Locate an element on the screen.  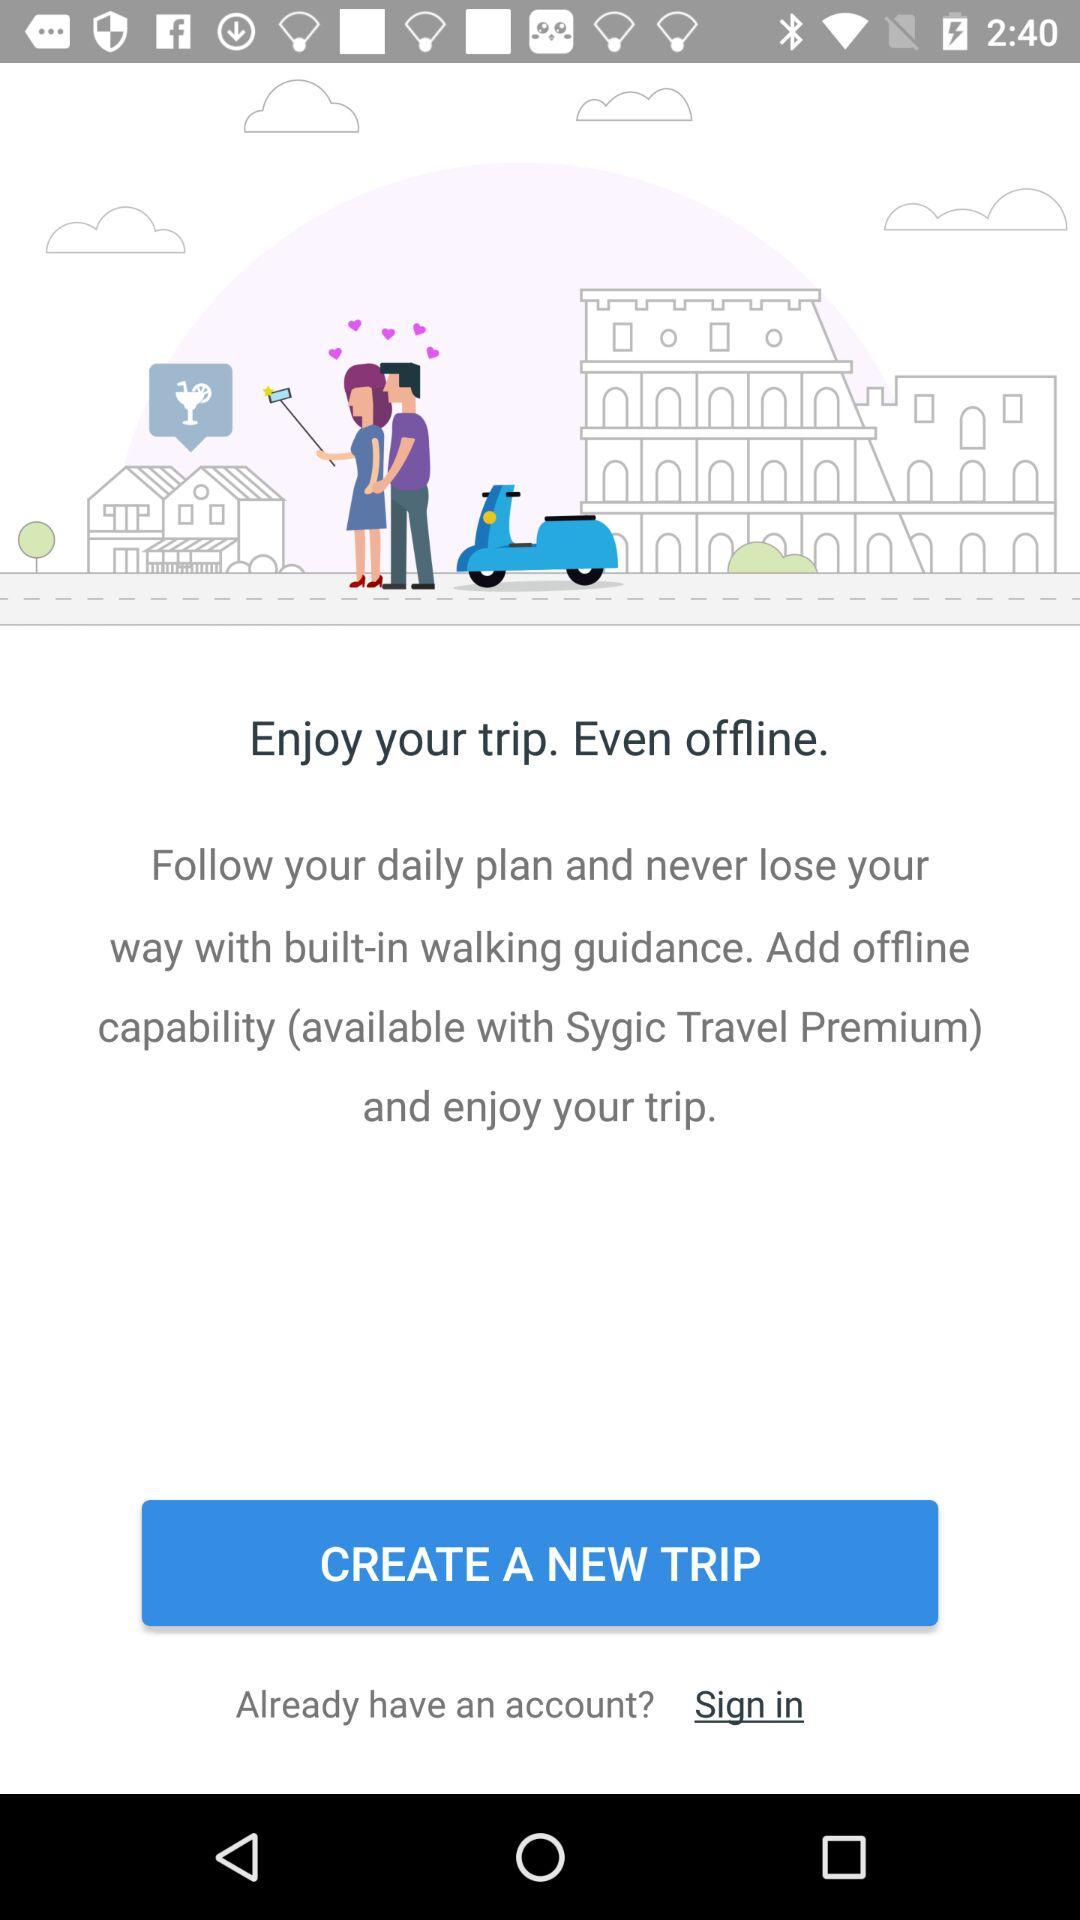
icon at the bottom right corner is located at coordinates (749, 1702).